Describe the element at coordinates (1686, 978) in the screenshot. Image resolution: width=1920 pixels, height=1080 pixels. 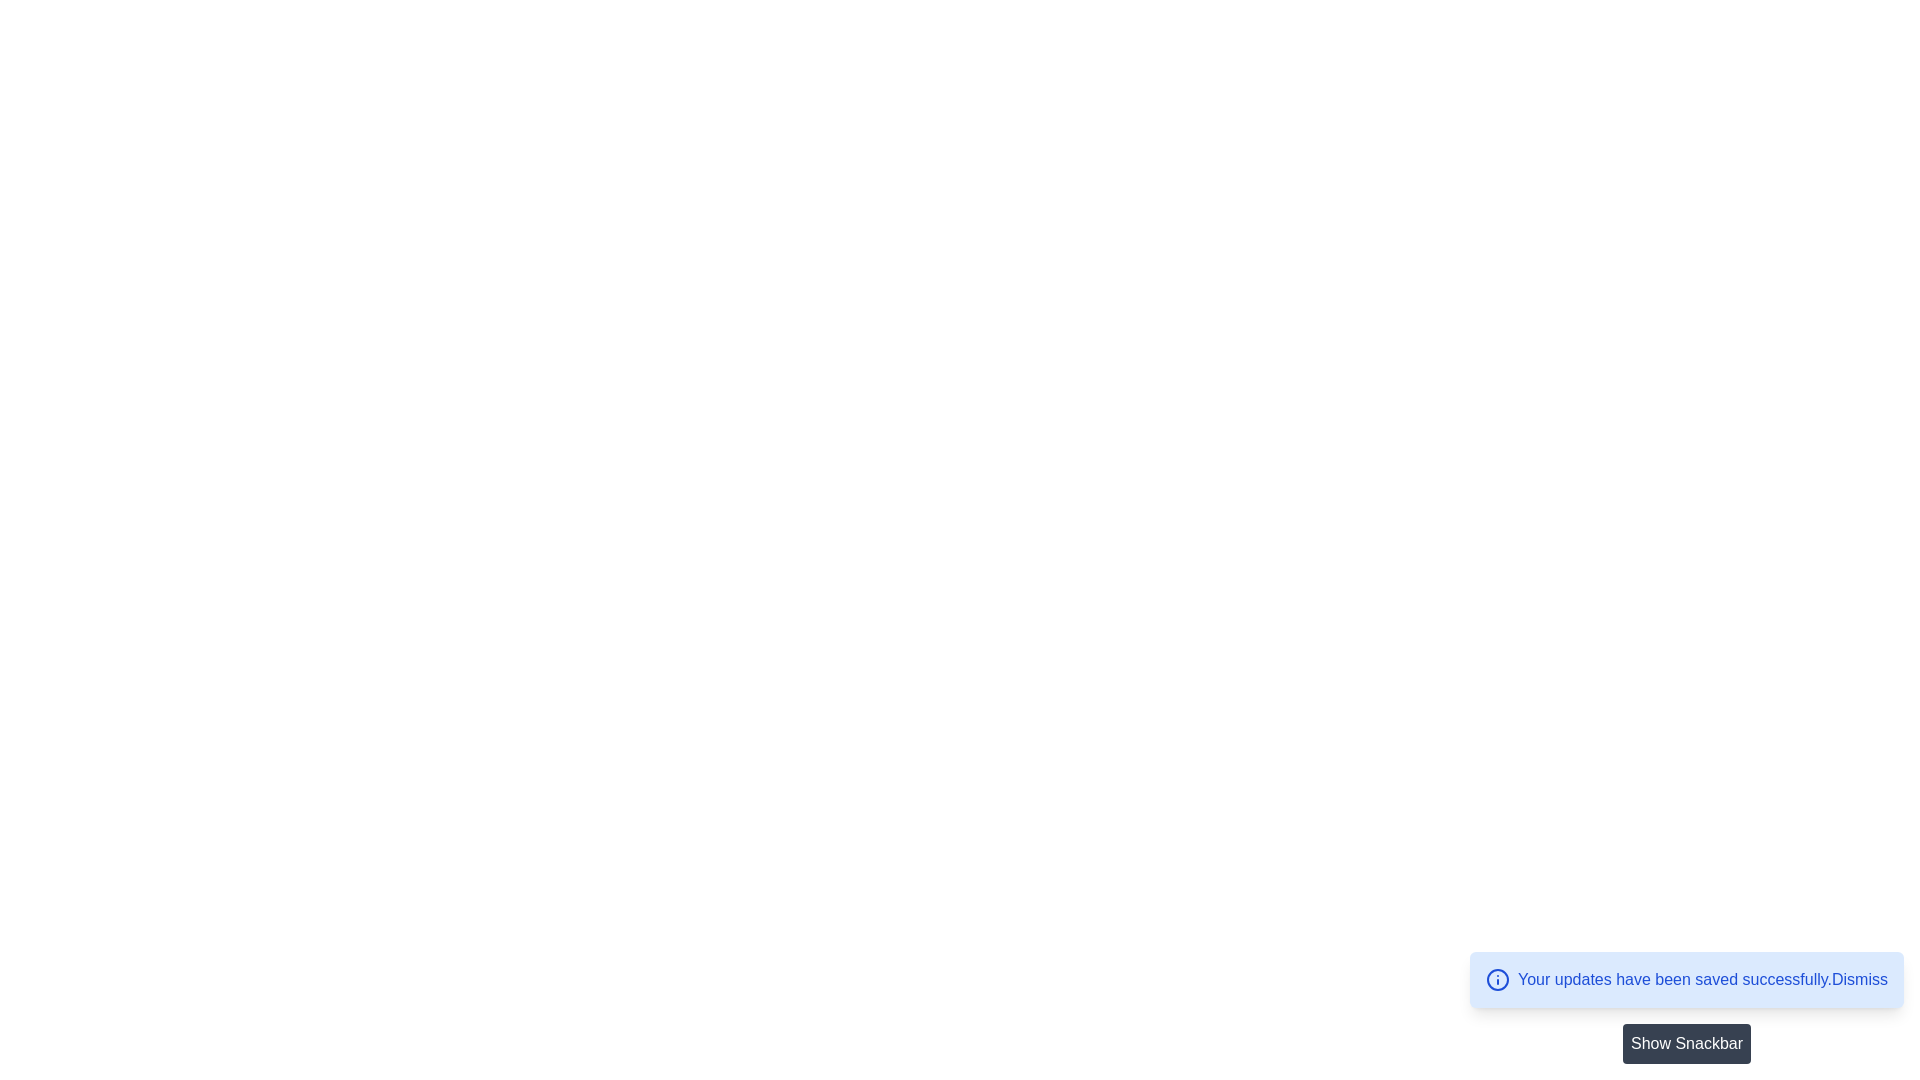
I see `the 'Dismiss' link in the blue notification box that indicates updates have been saved successfully, located at the bottom-right corner of the interface` at that location.